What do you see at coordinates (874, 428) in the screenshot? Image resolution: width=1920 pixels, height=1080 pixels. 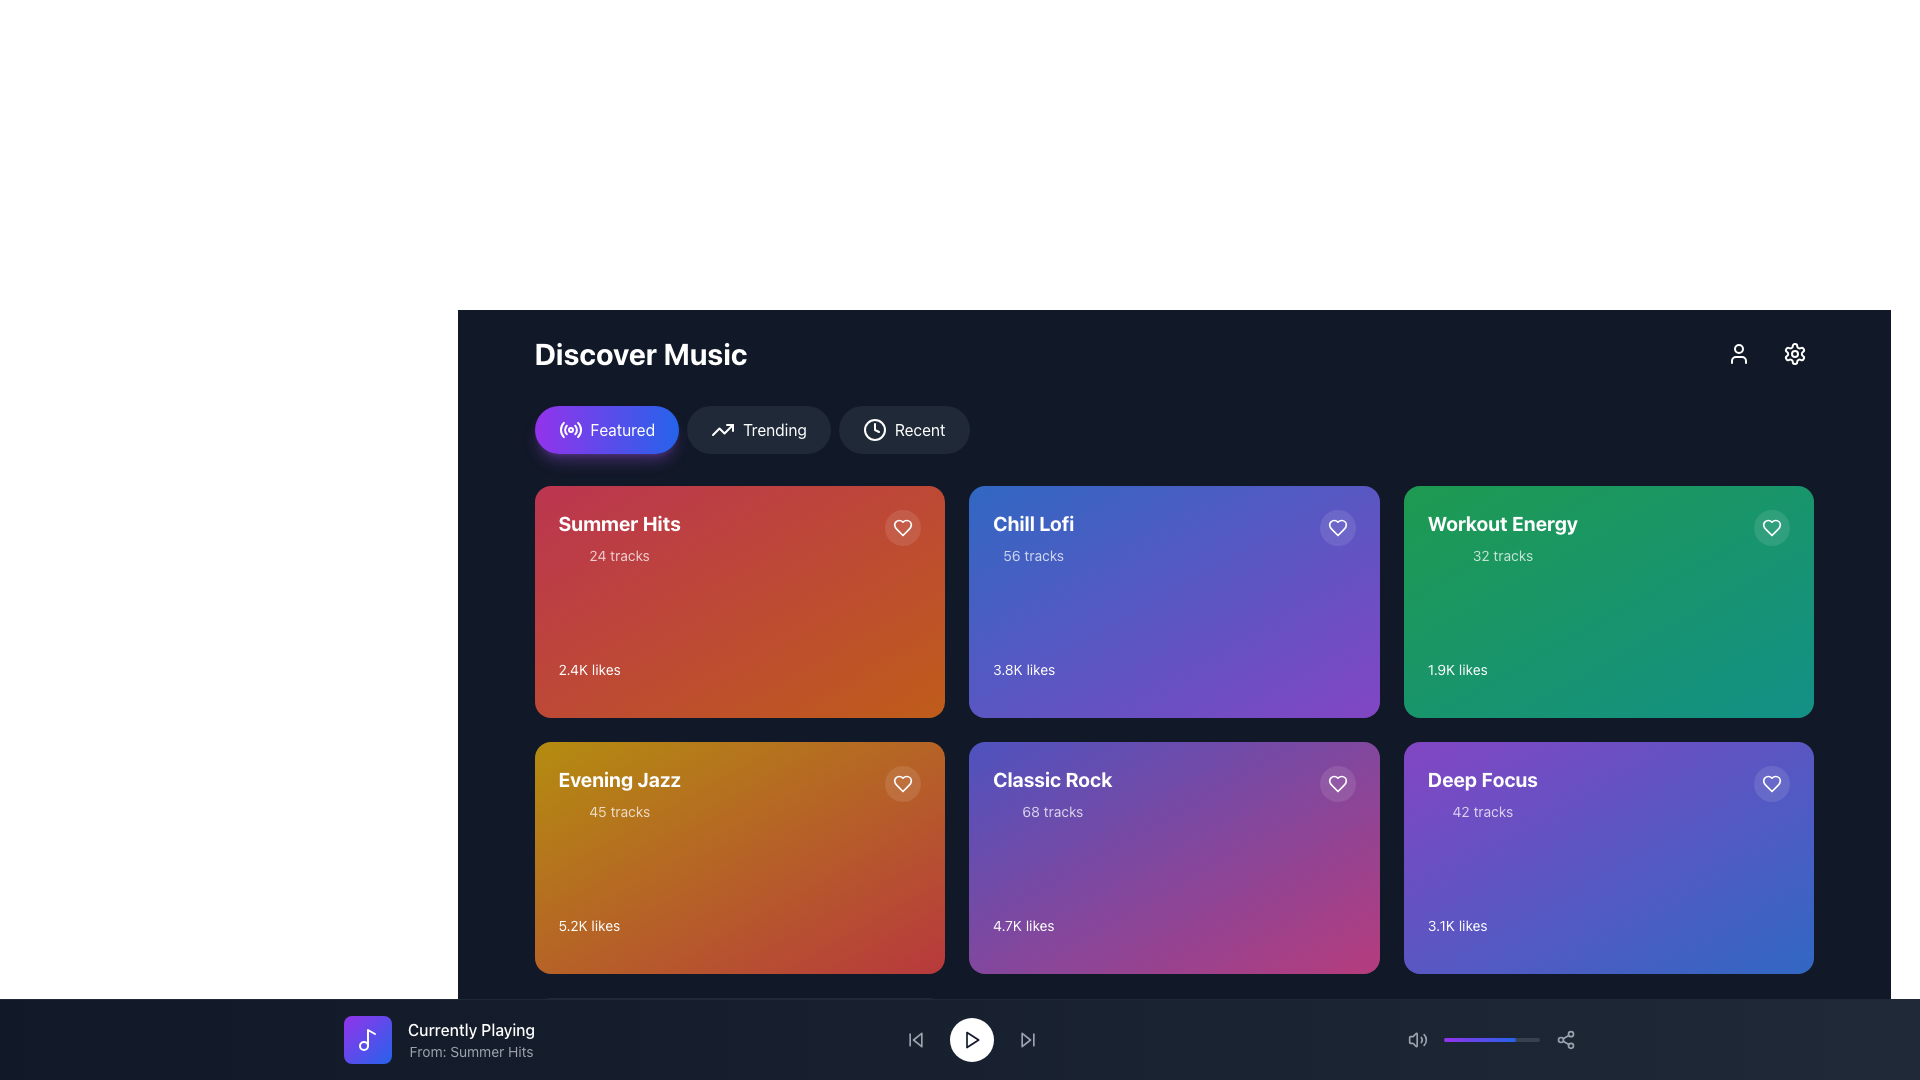 I see `the circular clock icon with a minimalist design located to the left of the text 'Recent' in the navigation bar under 'Discover Music'` at bounding box center [874, 428].